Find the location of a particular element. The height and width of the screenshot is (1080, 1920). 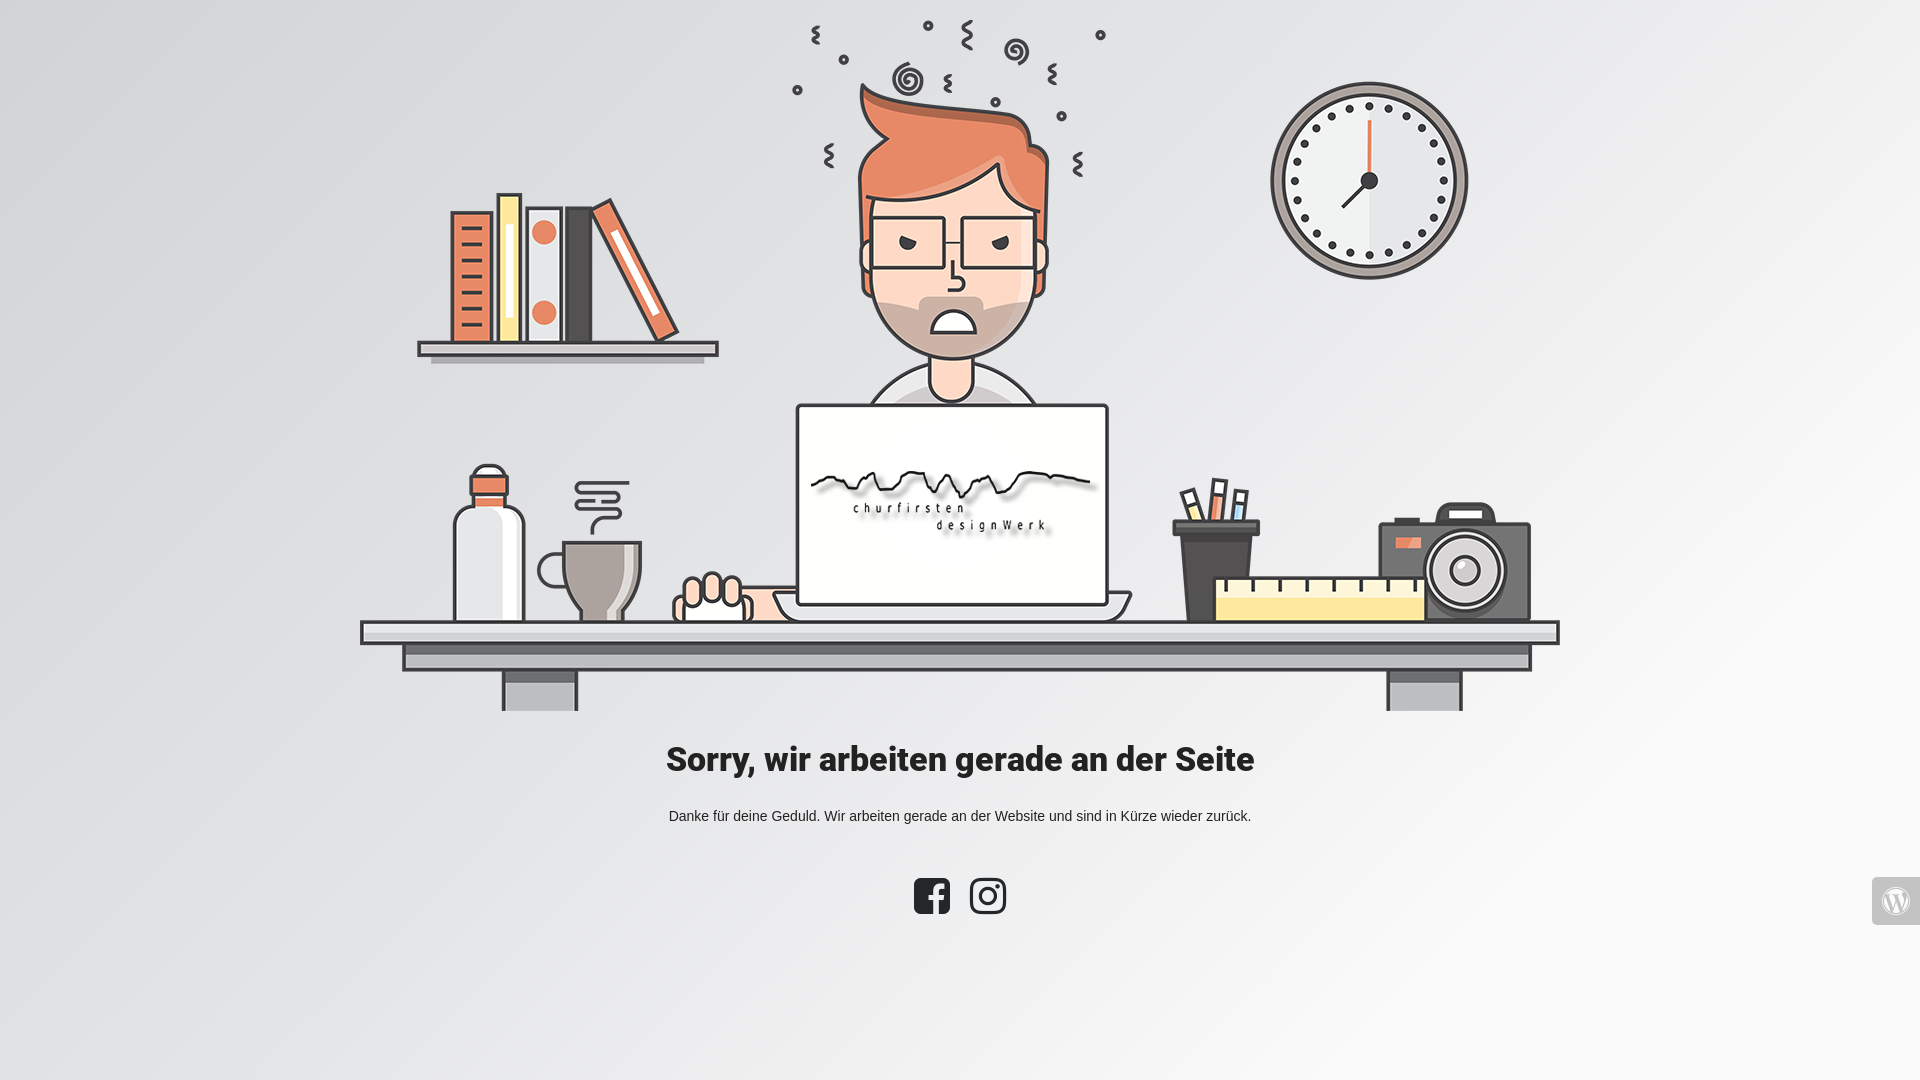

'Instagram' is located at coordinates (988, 906).